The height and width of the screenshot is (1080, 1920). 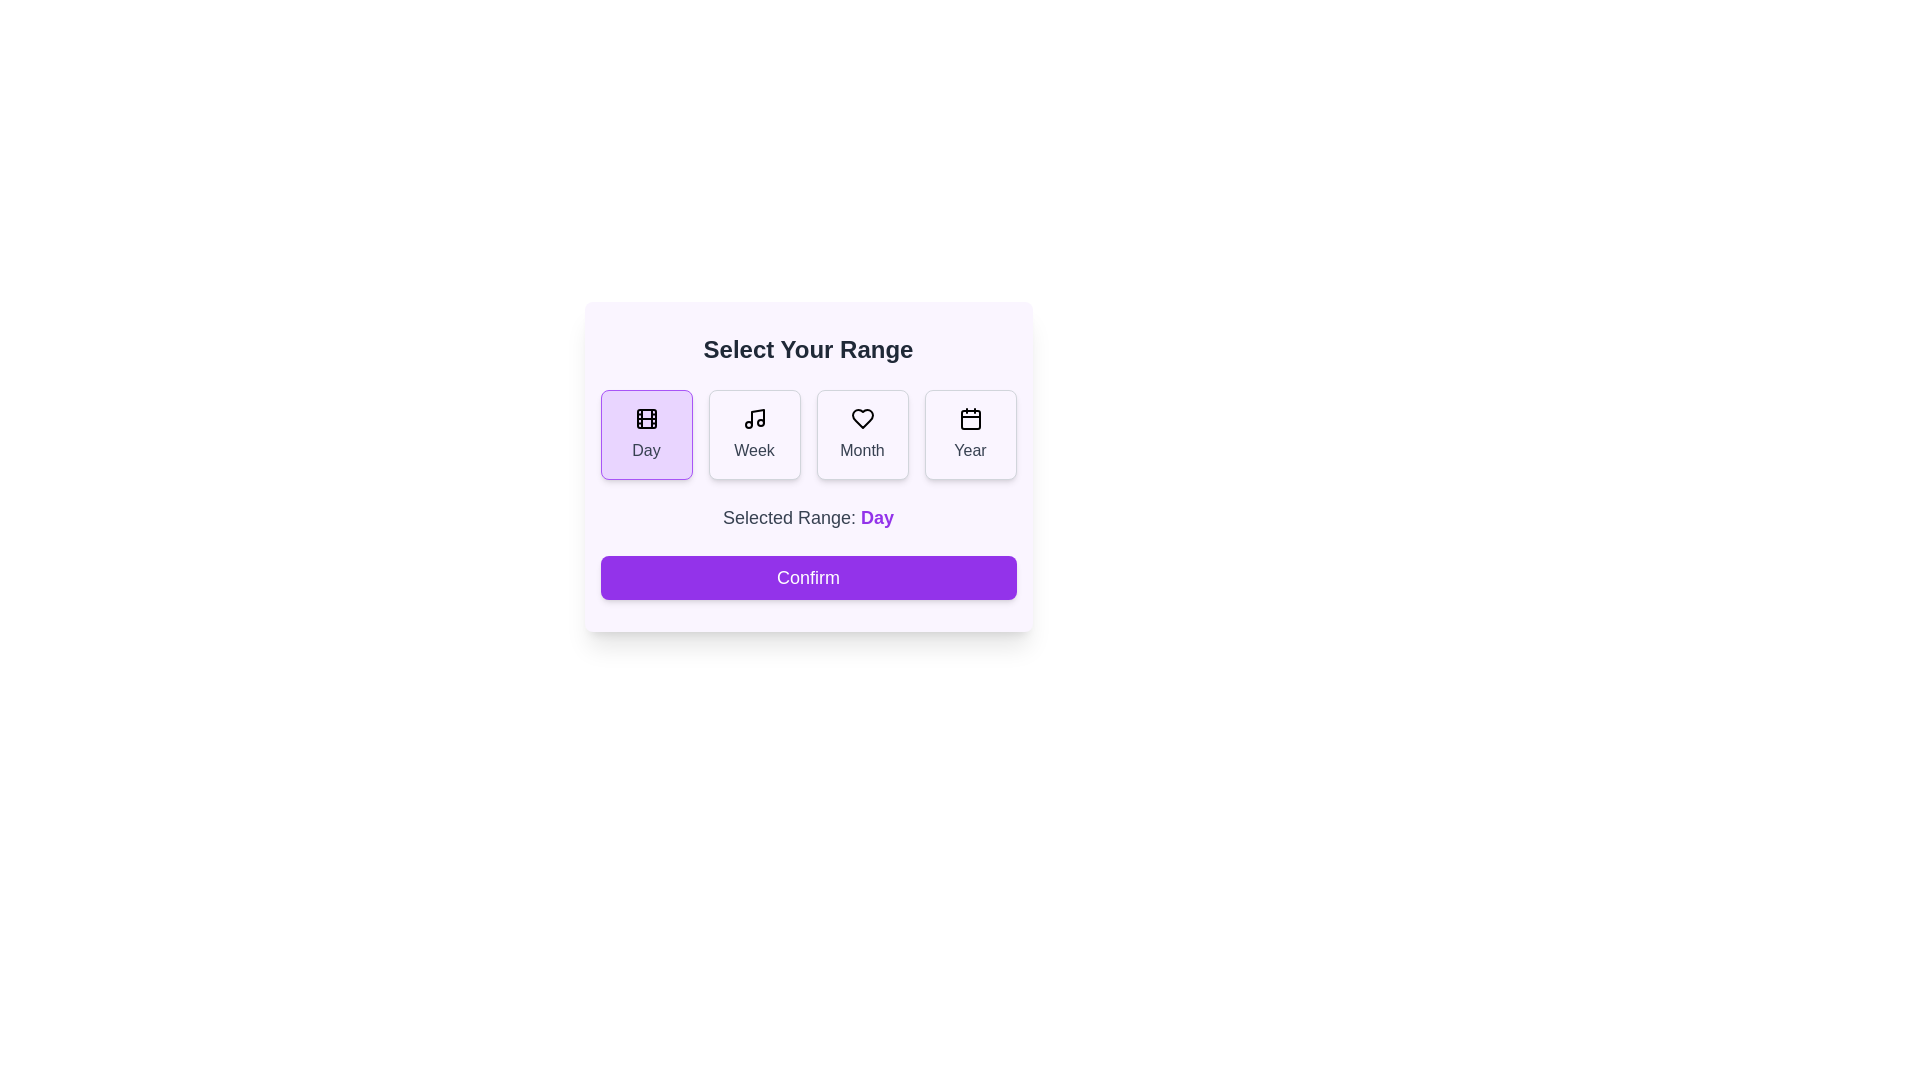 I want to click on the heart-shaped icon with a hollow fill and black border located above the 'Month' label, so click(x=862, y=418).